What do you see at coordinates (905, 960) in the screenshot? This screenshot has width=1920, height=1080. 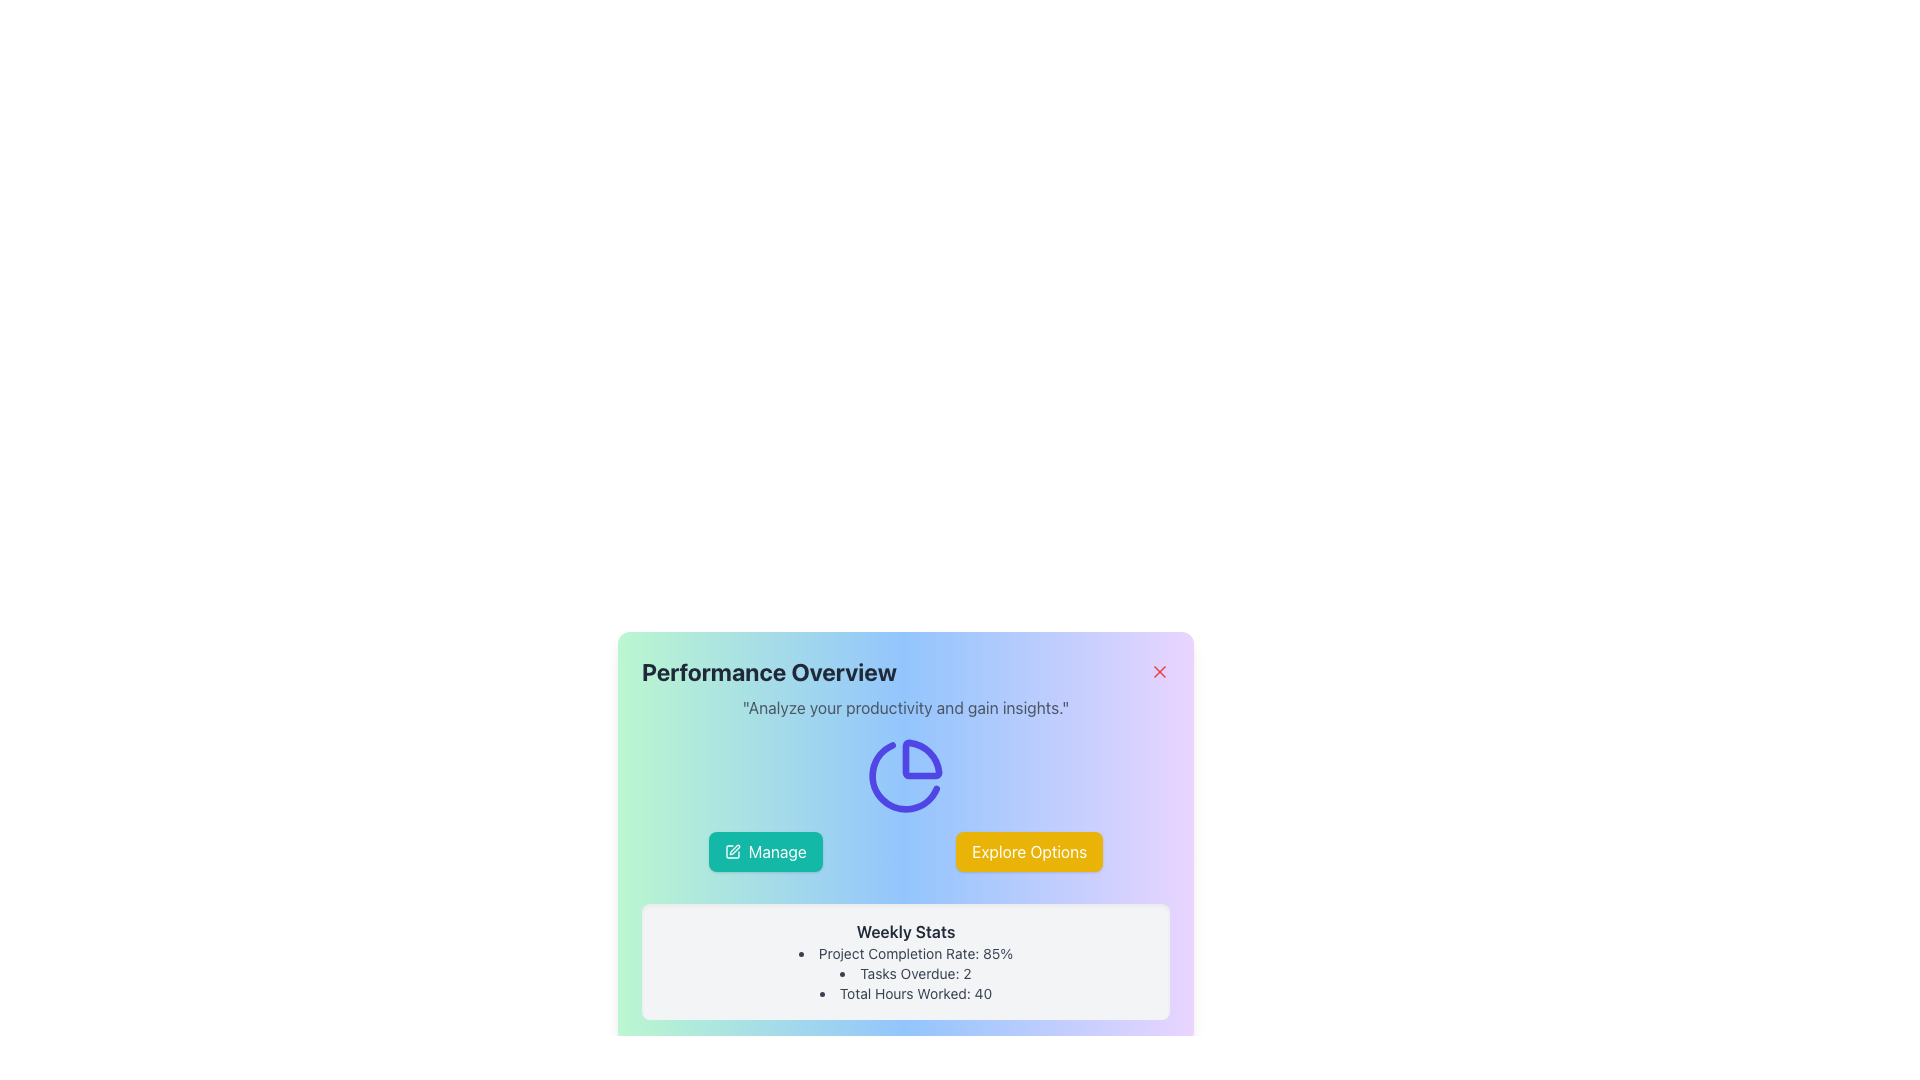 I see `the informational text block displaying statistical information about work-related metrics, located at the bottom of the 'Performance Overview' panel` at bounding box center [905, 960].